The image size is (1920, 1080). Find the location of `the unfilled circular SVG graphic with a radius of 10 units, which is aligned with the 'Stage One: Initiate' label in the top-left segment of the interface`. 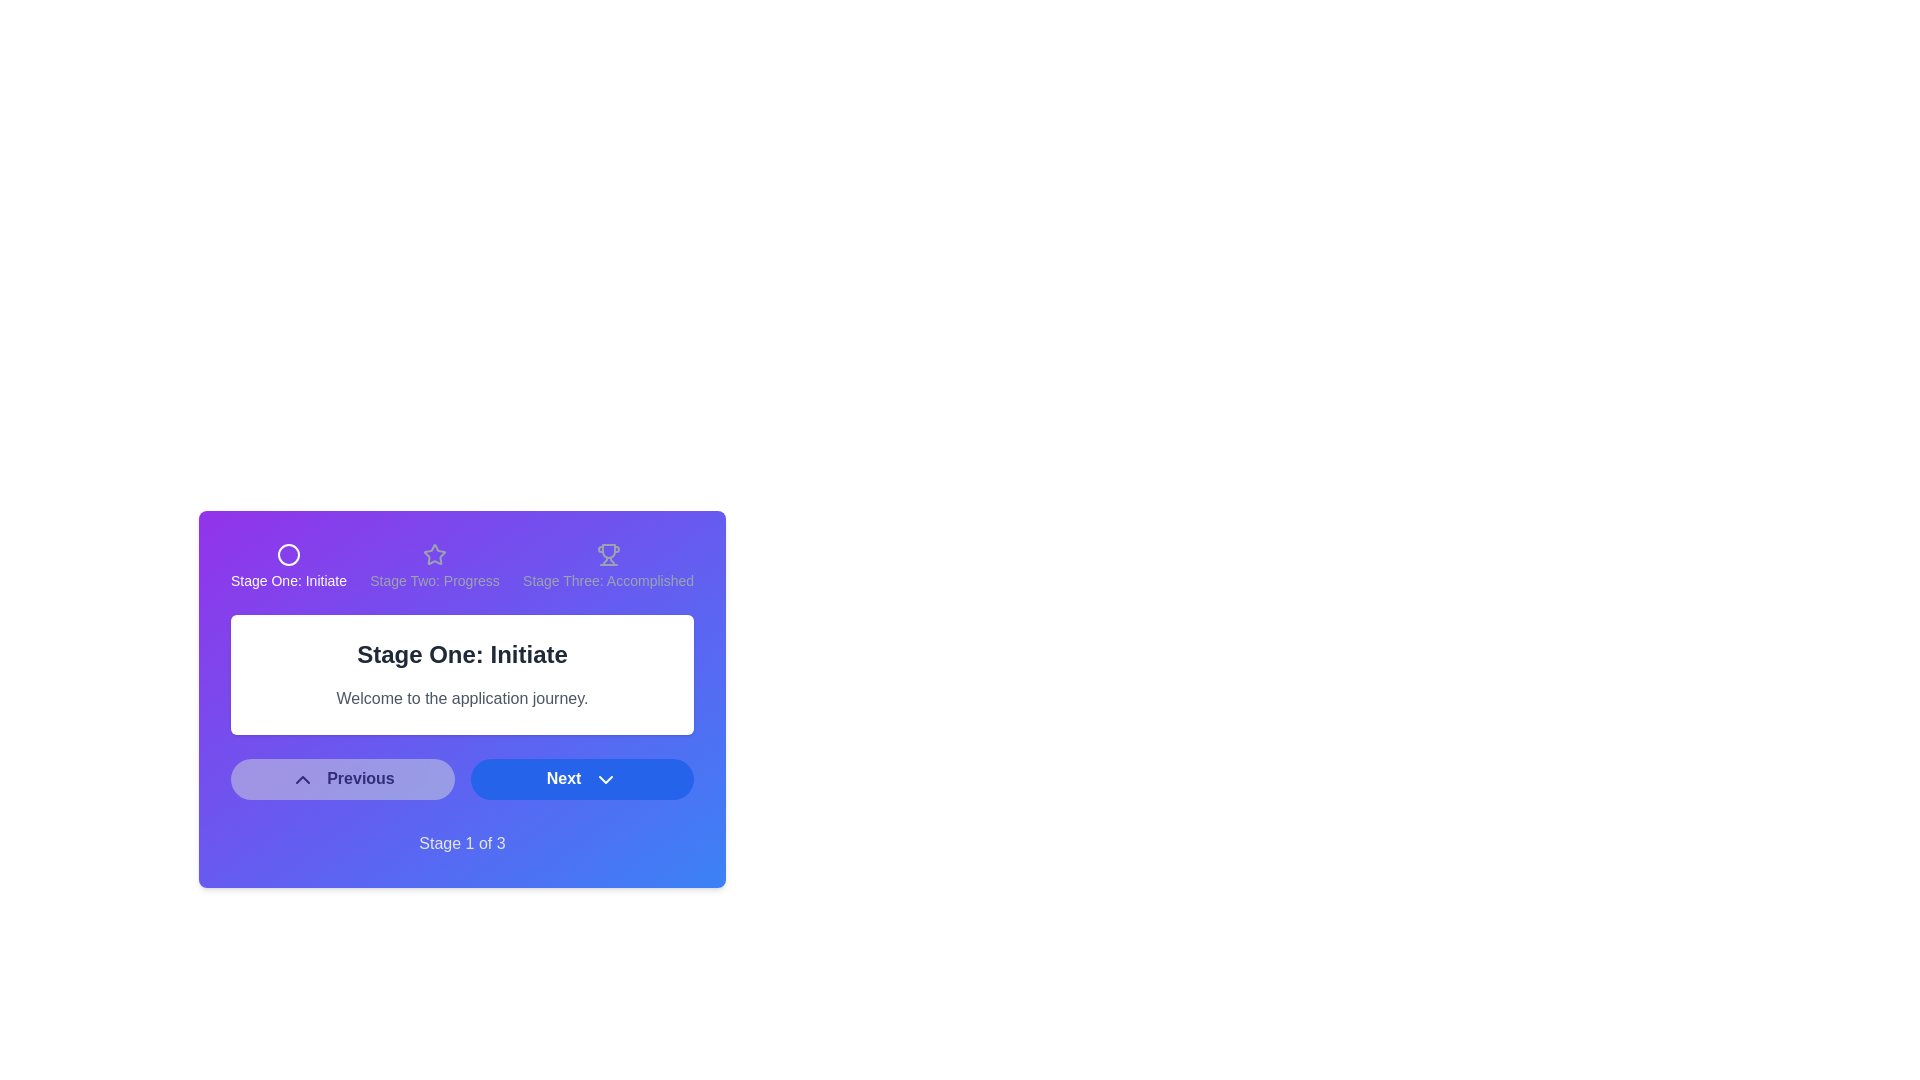

the unfilled circular SVG graphic with a radius of 10 units, which is aligned with the 'Stage One: Initiate' label in the top-left segment of the interface is located at coordinates (287, 555).